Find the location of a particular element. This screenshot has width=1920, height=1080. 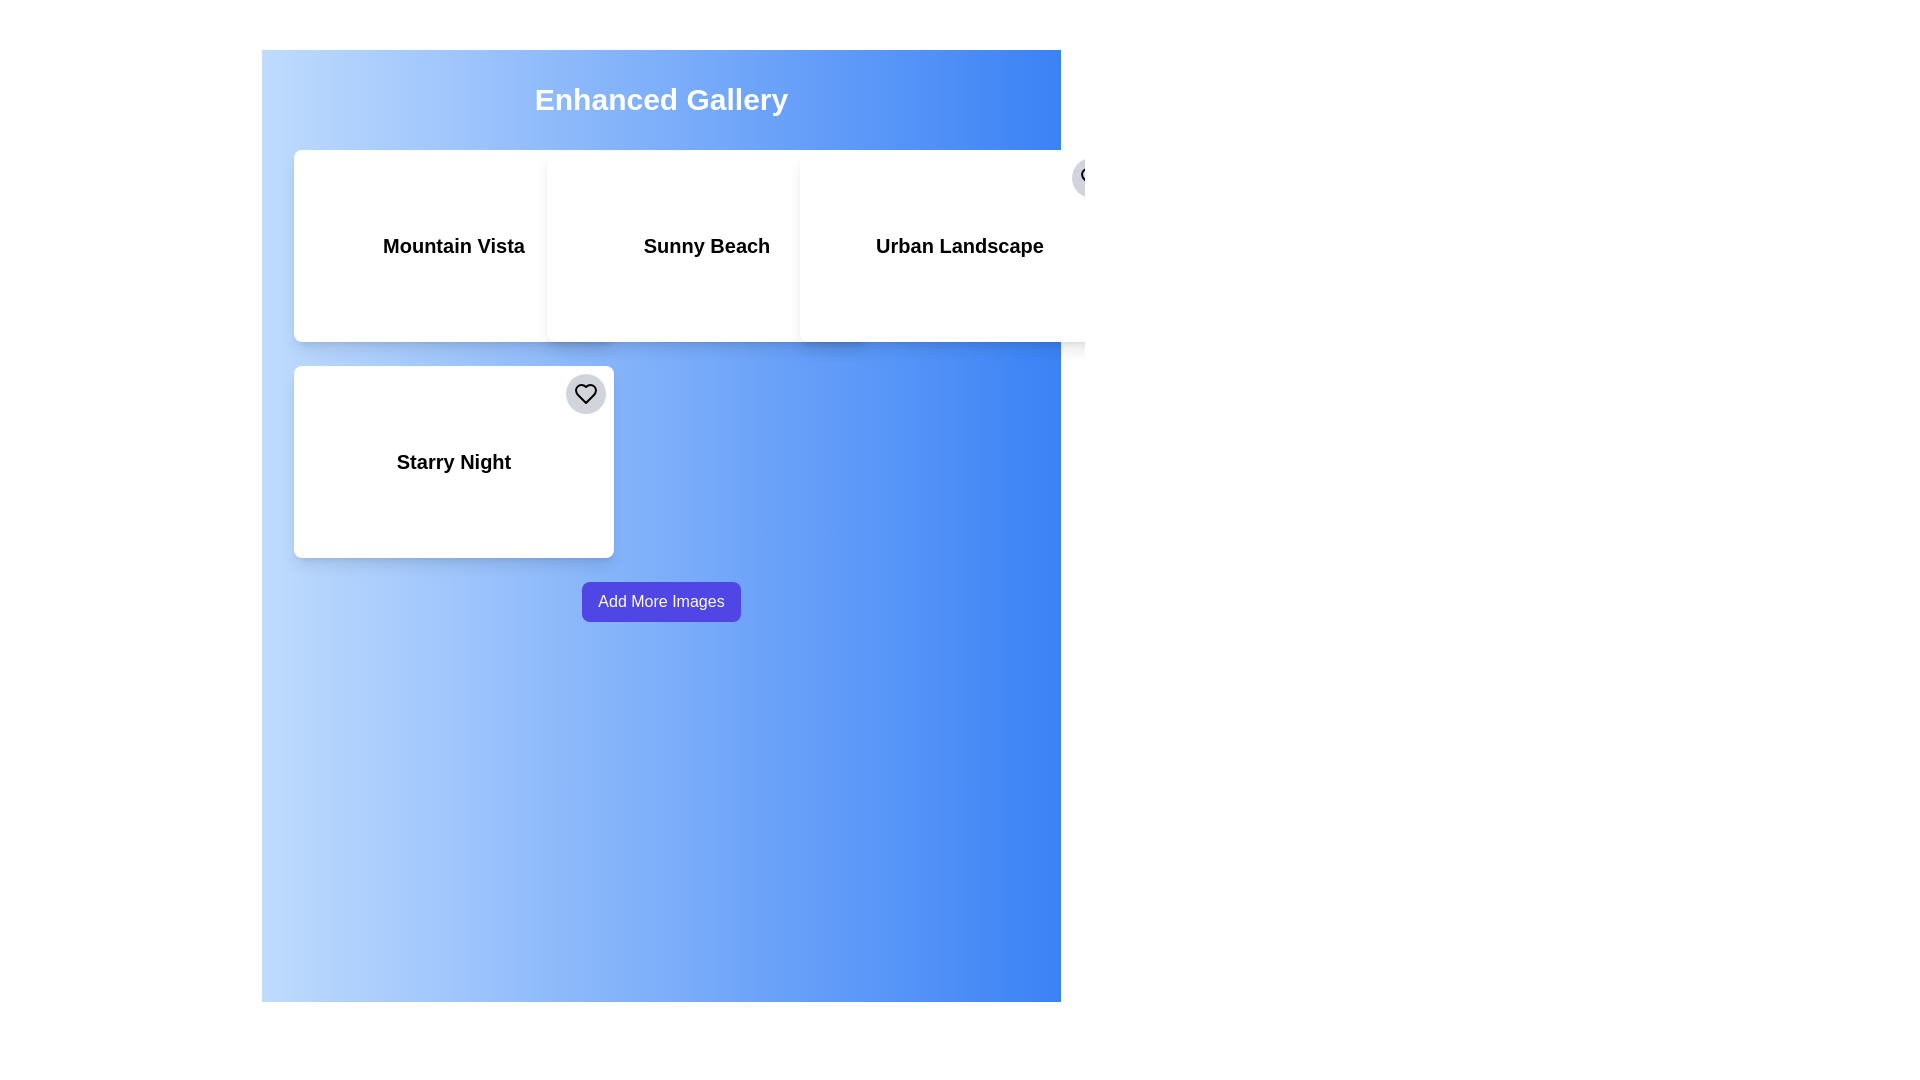

the 'like' button with an icon located in the top-right corner of the 'Starry Night' card is located at coordinates (584, 393).